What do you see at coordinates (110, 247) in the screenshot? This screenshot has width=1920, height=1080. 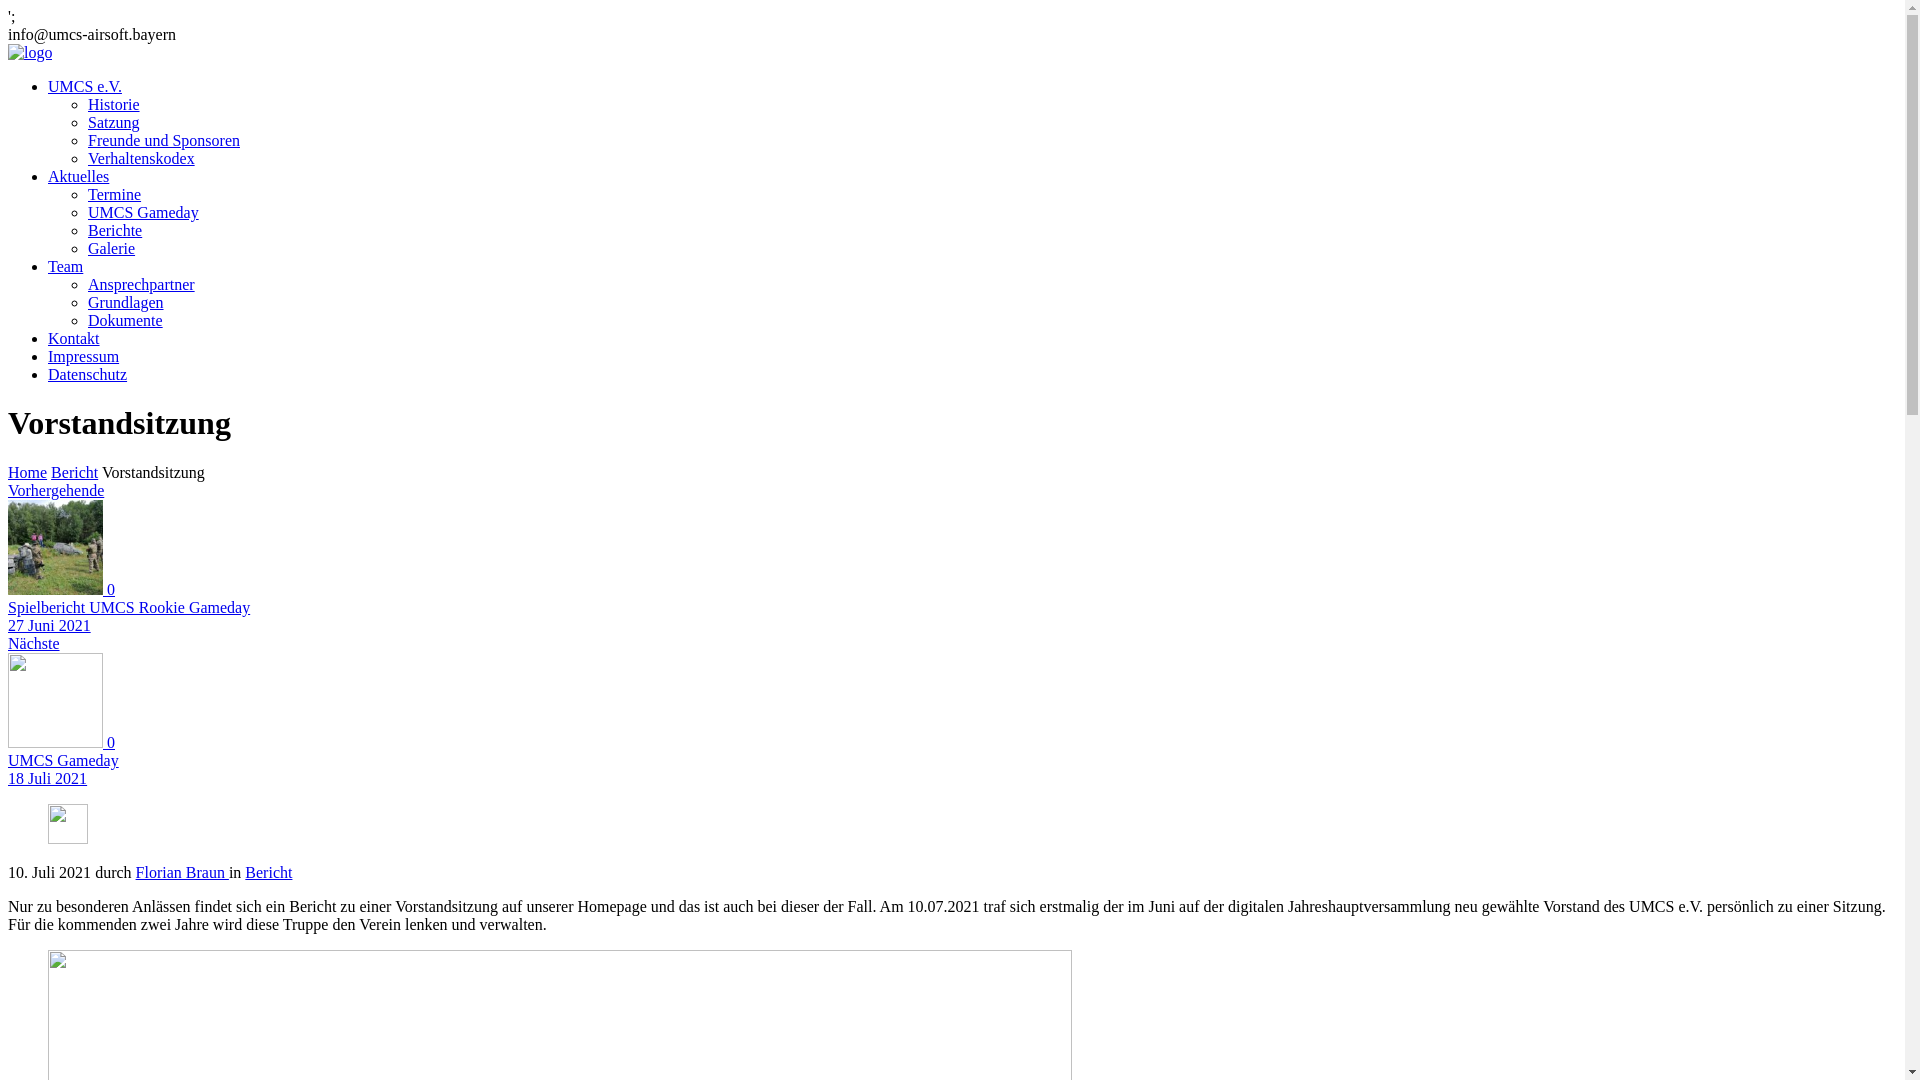 I see `'Galerie'` at bounding box center [110, 247].